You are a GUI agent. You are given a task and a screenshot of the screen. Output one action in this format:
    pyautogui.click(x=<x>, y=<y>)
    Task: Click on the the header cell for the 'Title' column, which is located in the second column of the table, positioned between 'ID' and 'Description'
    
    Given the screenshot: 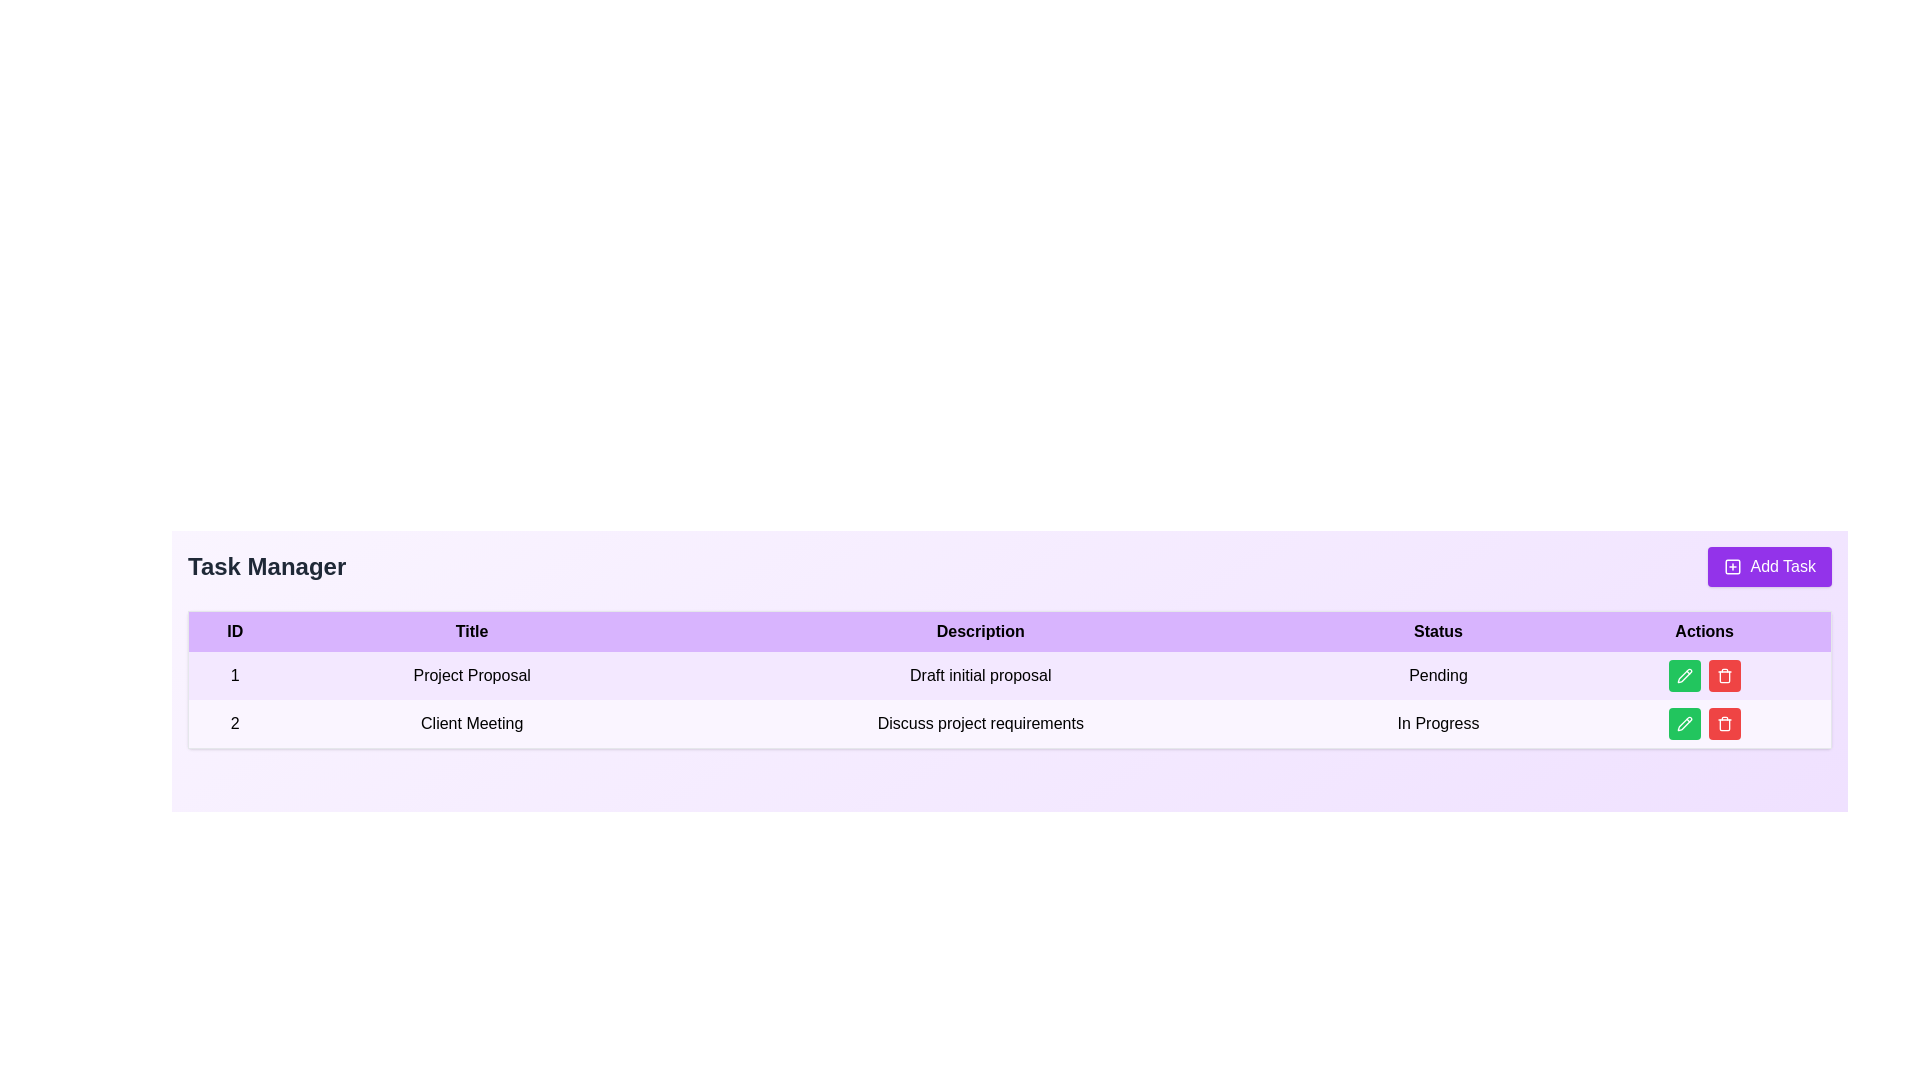 What is the action you would take?
    pyautogui.click(x=471, y=631)
    